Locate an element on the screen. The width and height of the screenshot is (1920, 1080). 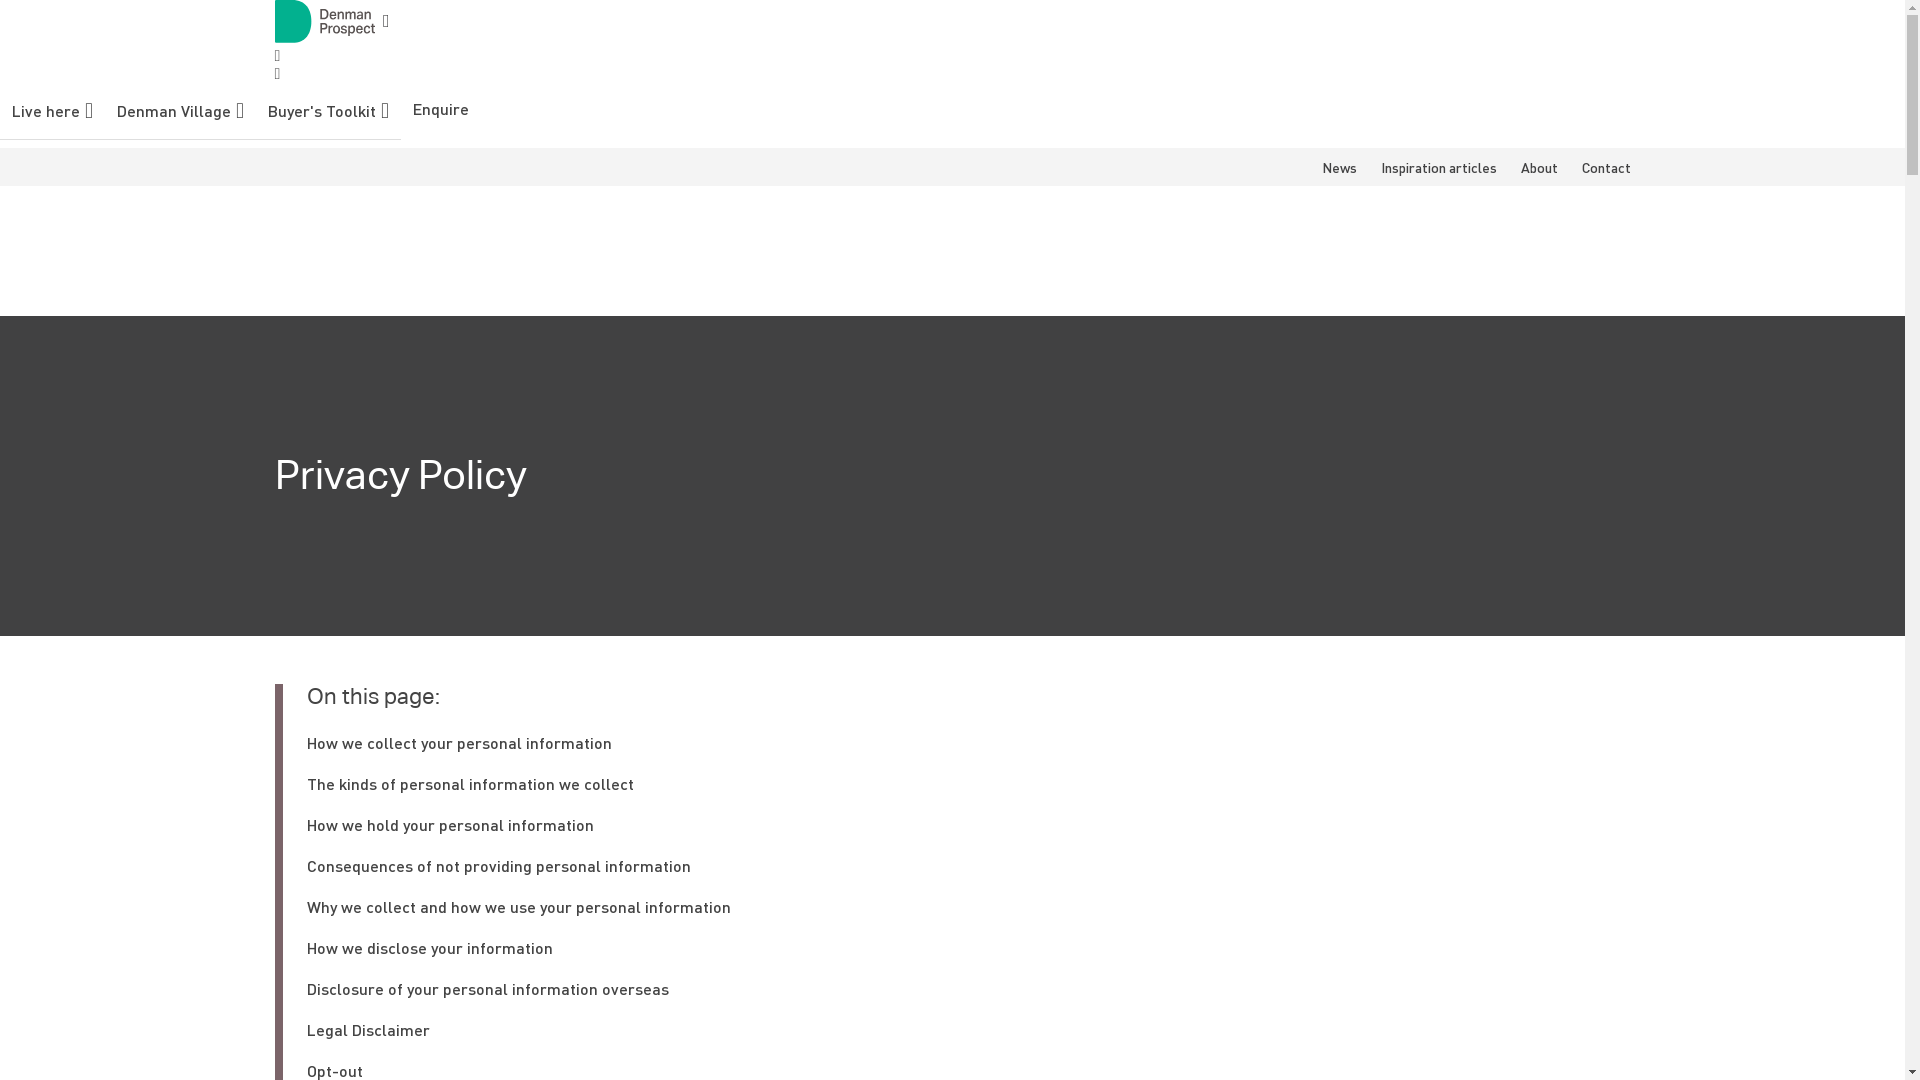
'News' is located at coordinates (1321, 165).